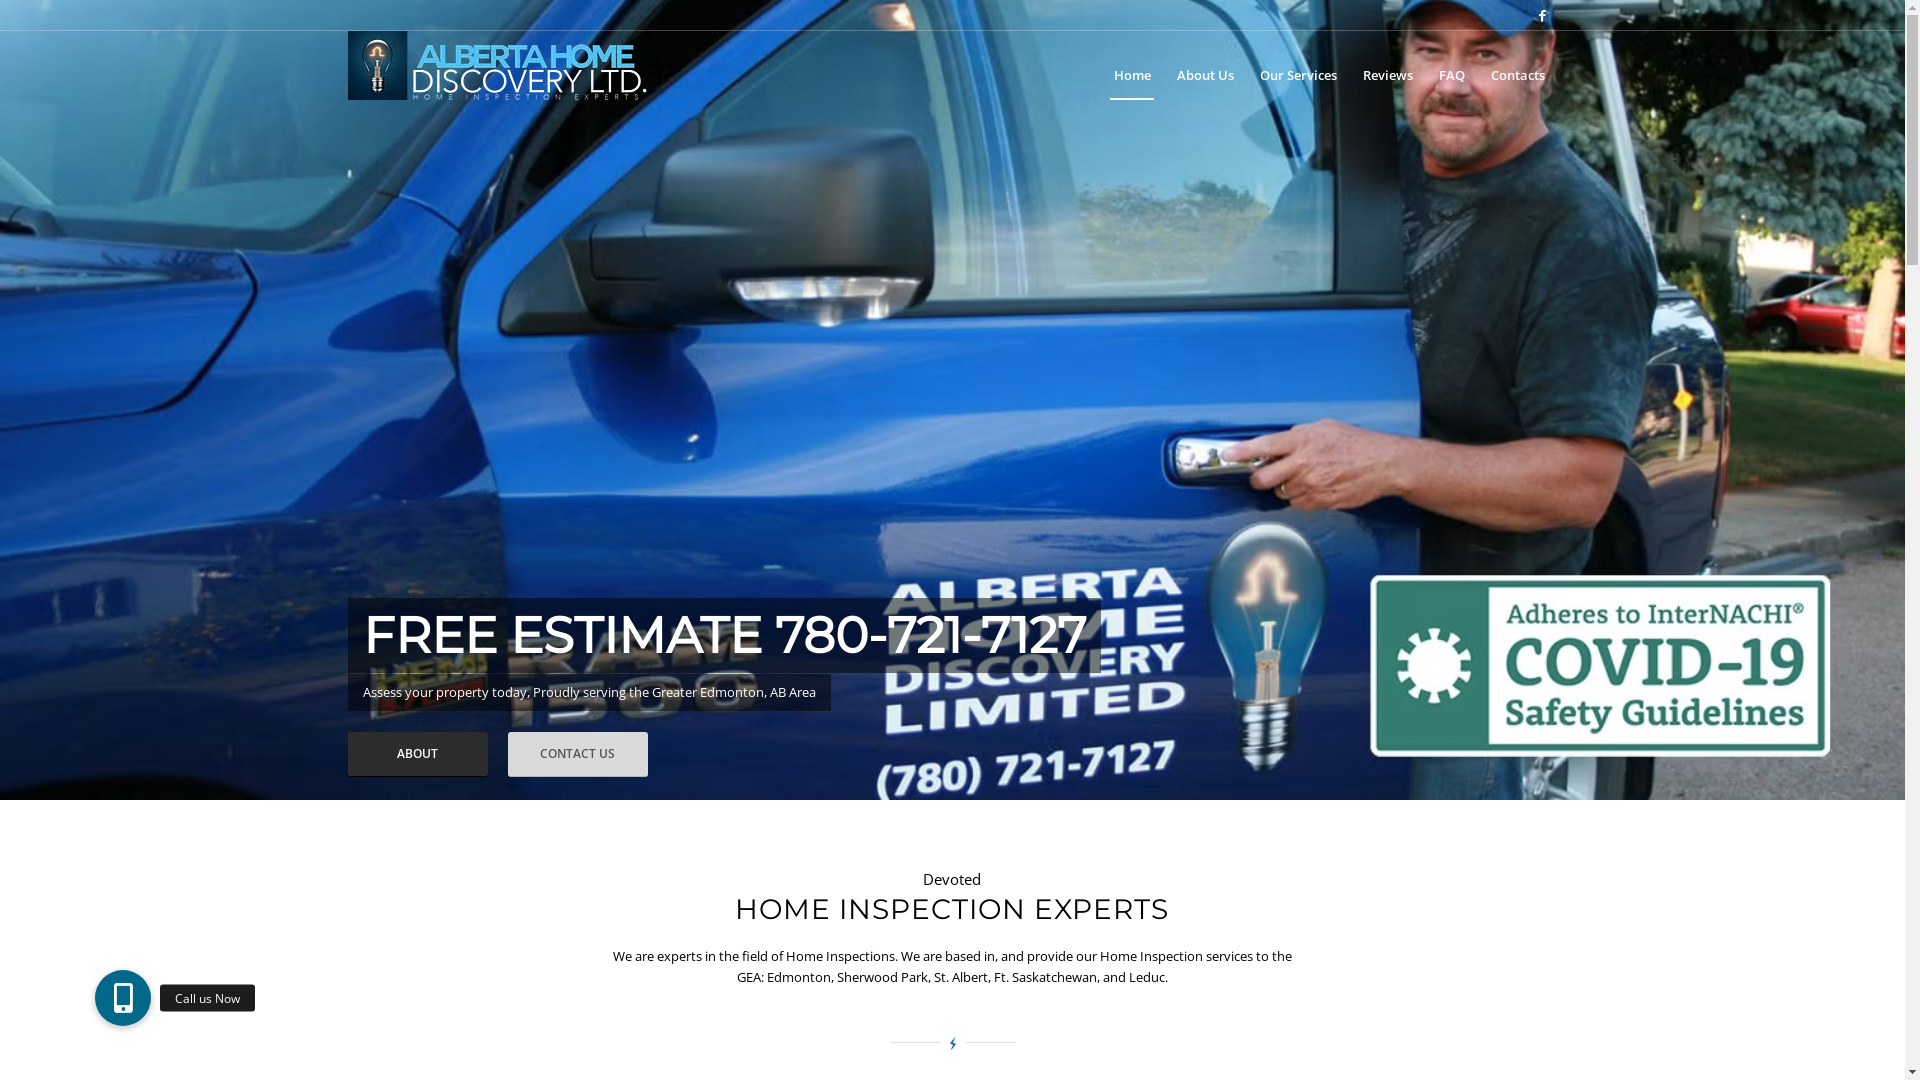 The image size is (1920, 1080). What do you see at coordinates (1297, 73) in the screenshot?
I see `'Our Services'` at bounding box center [1297, 73].